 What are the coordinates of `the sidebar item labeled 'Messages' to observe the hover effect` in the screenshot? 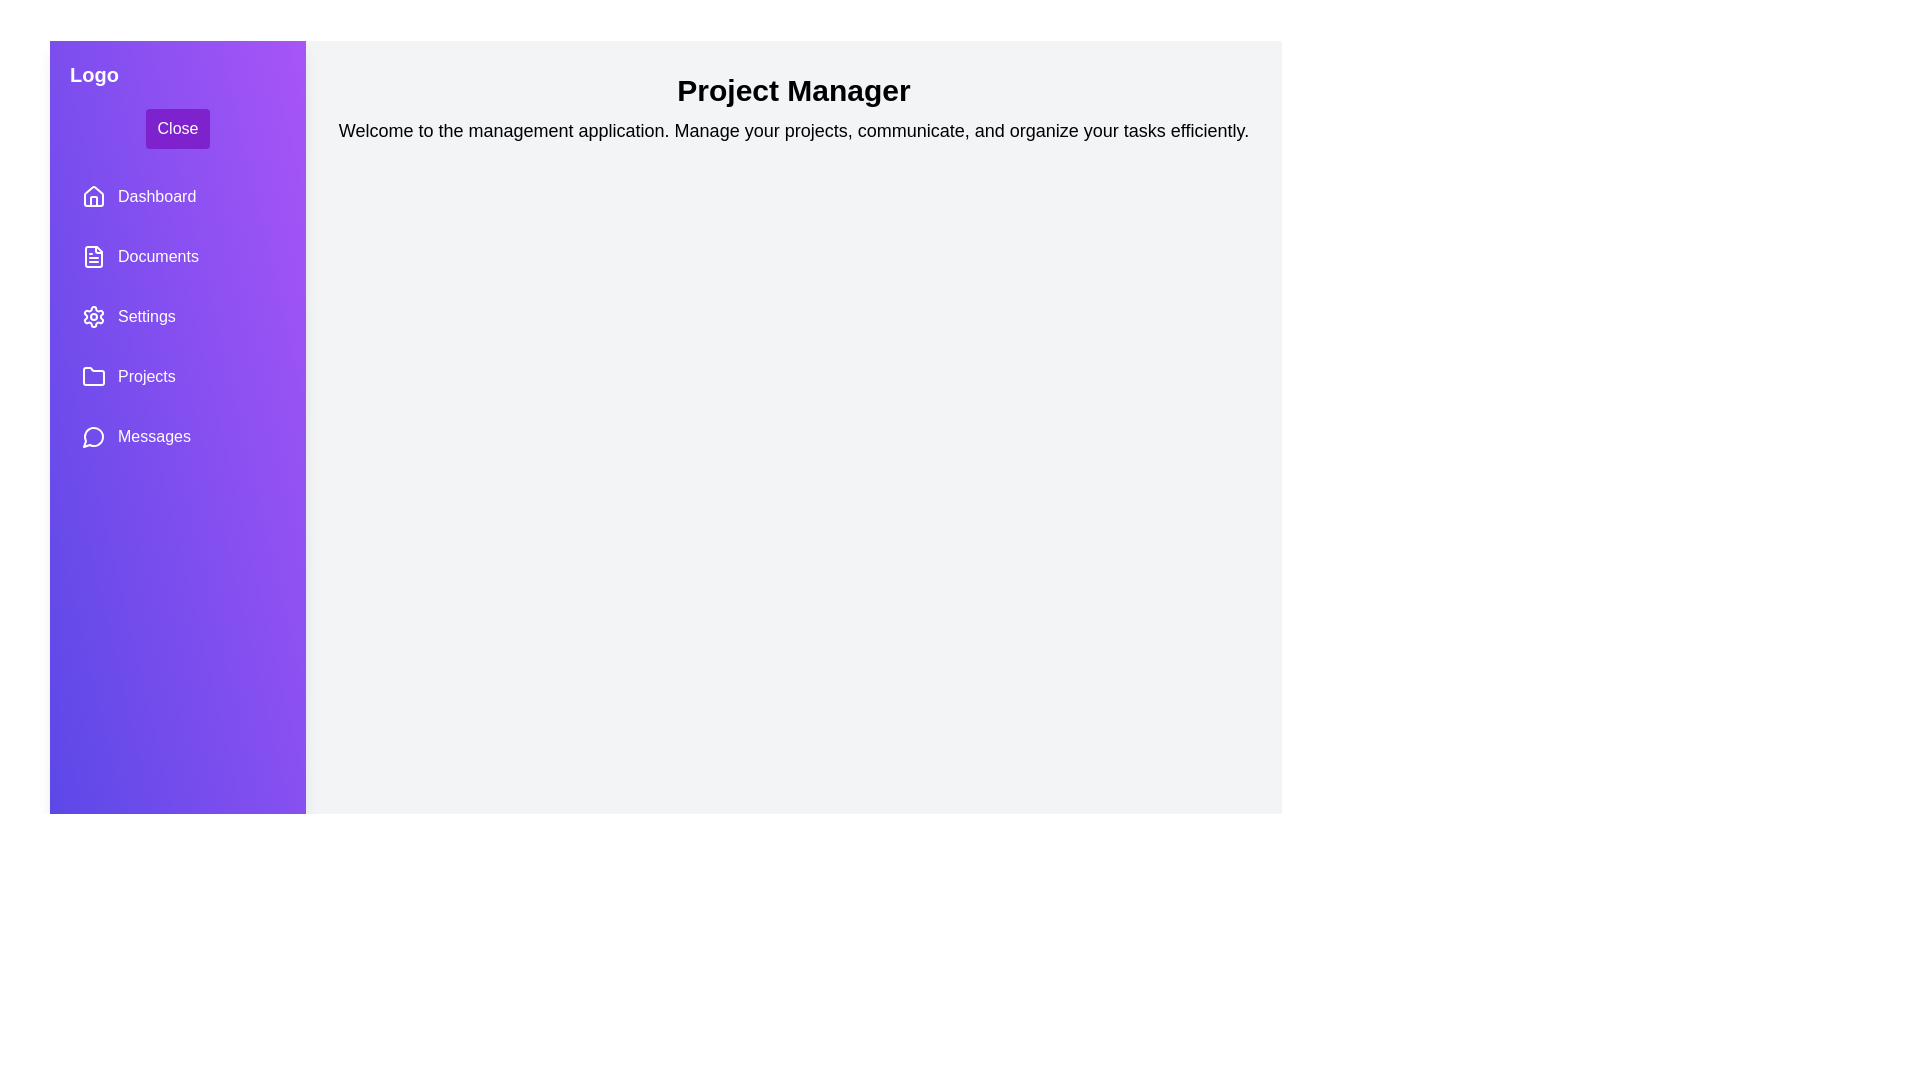 It's located at (177, 435).